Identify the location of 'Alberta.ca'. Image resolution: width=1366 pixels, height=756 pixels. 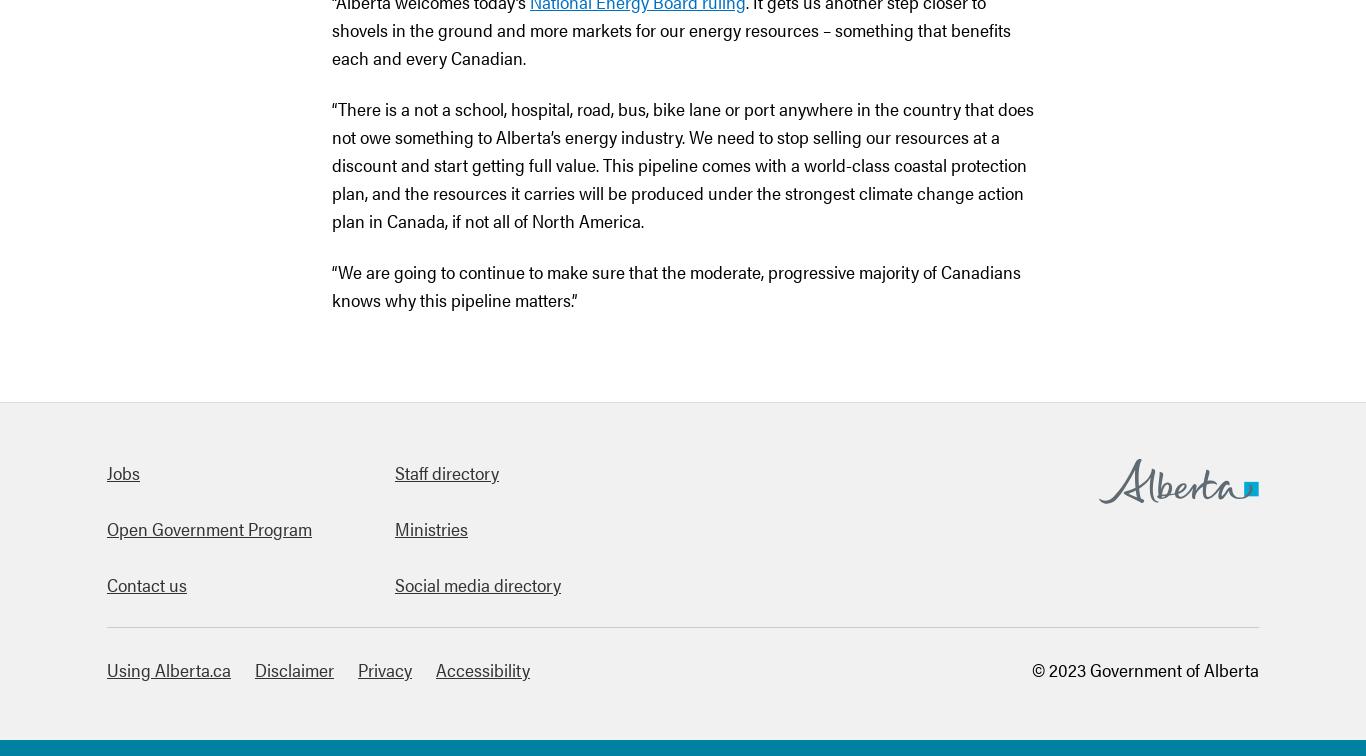
(1136, 517).